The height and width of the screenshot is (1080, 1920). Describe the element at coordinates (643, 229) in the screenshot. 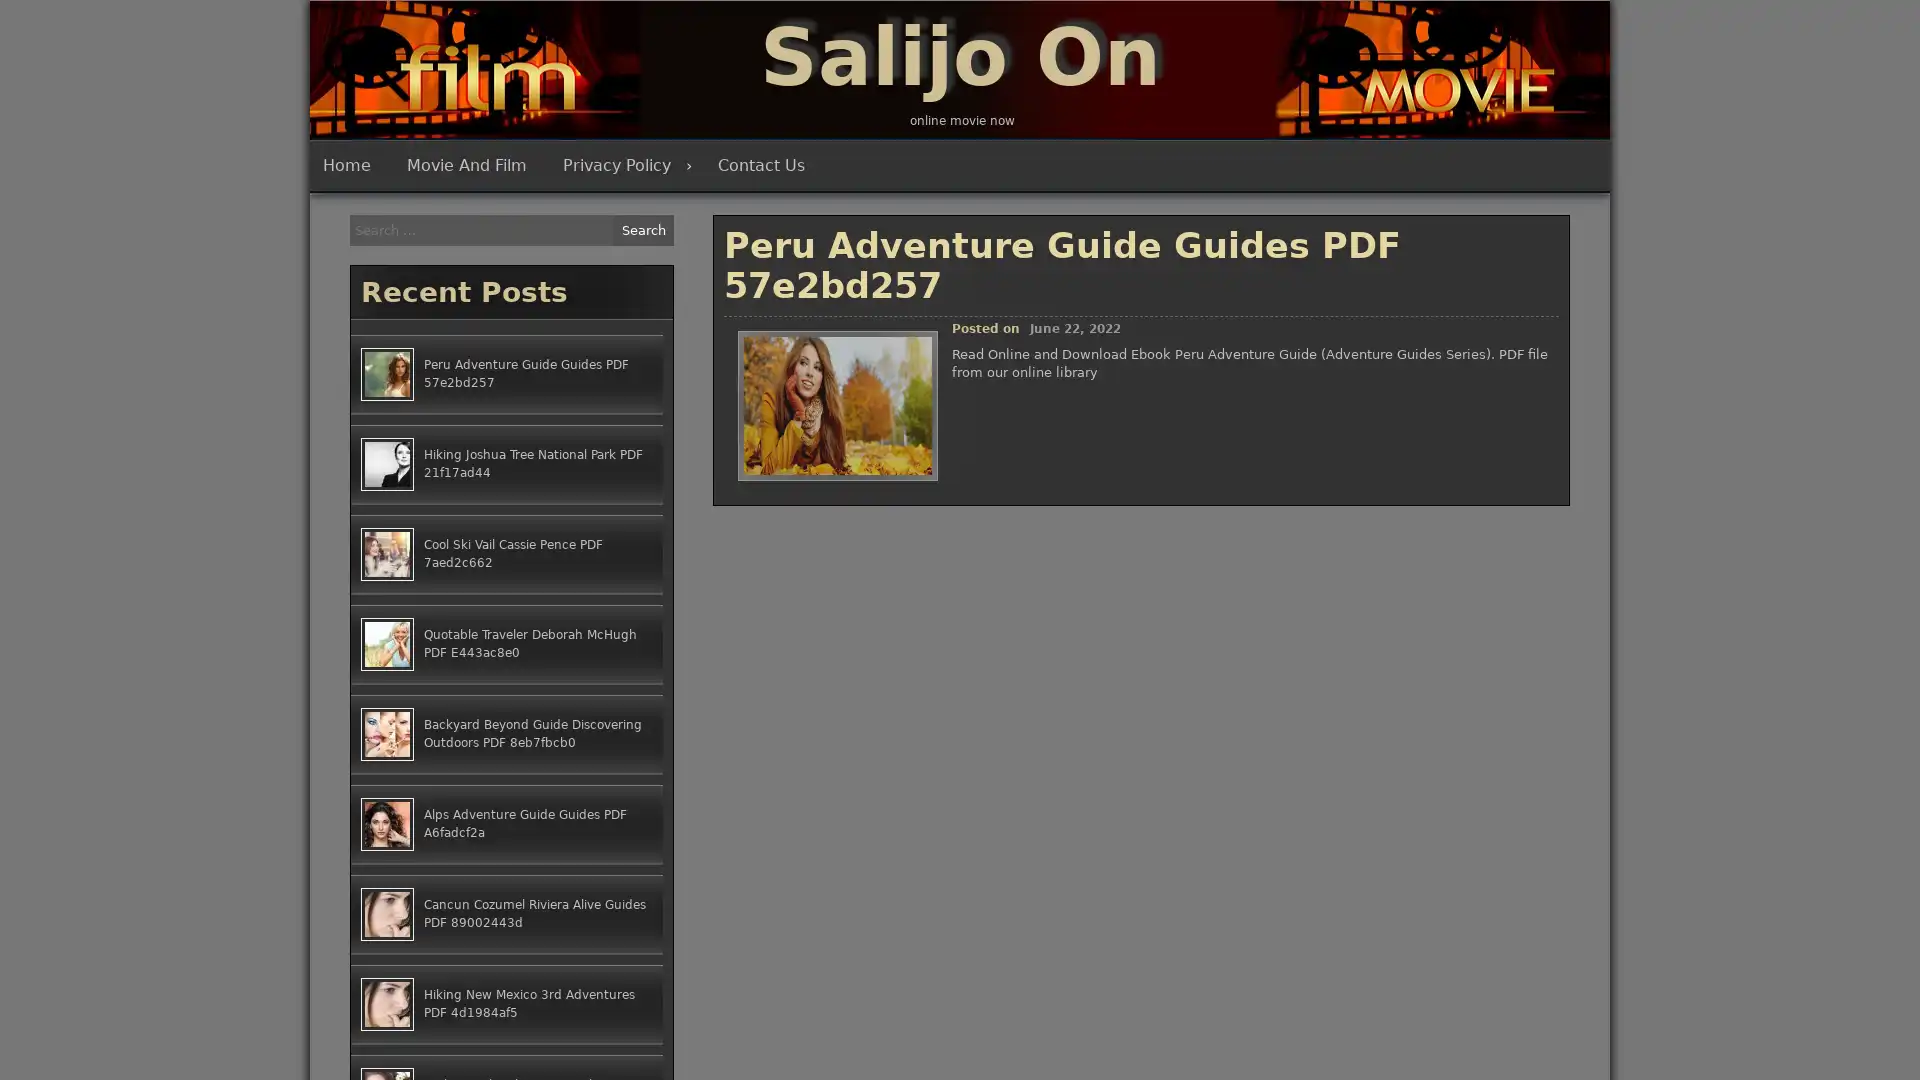

I see `Search` at that location.